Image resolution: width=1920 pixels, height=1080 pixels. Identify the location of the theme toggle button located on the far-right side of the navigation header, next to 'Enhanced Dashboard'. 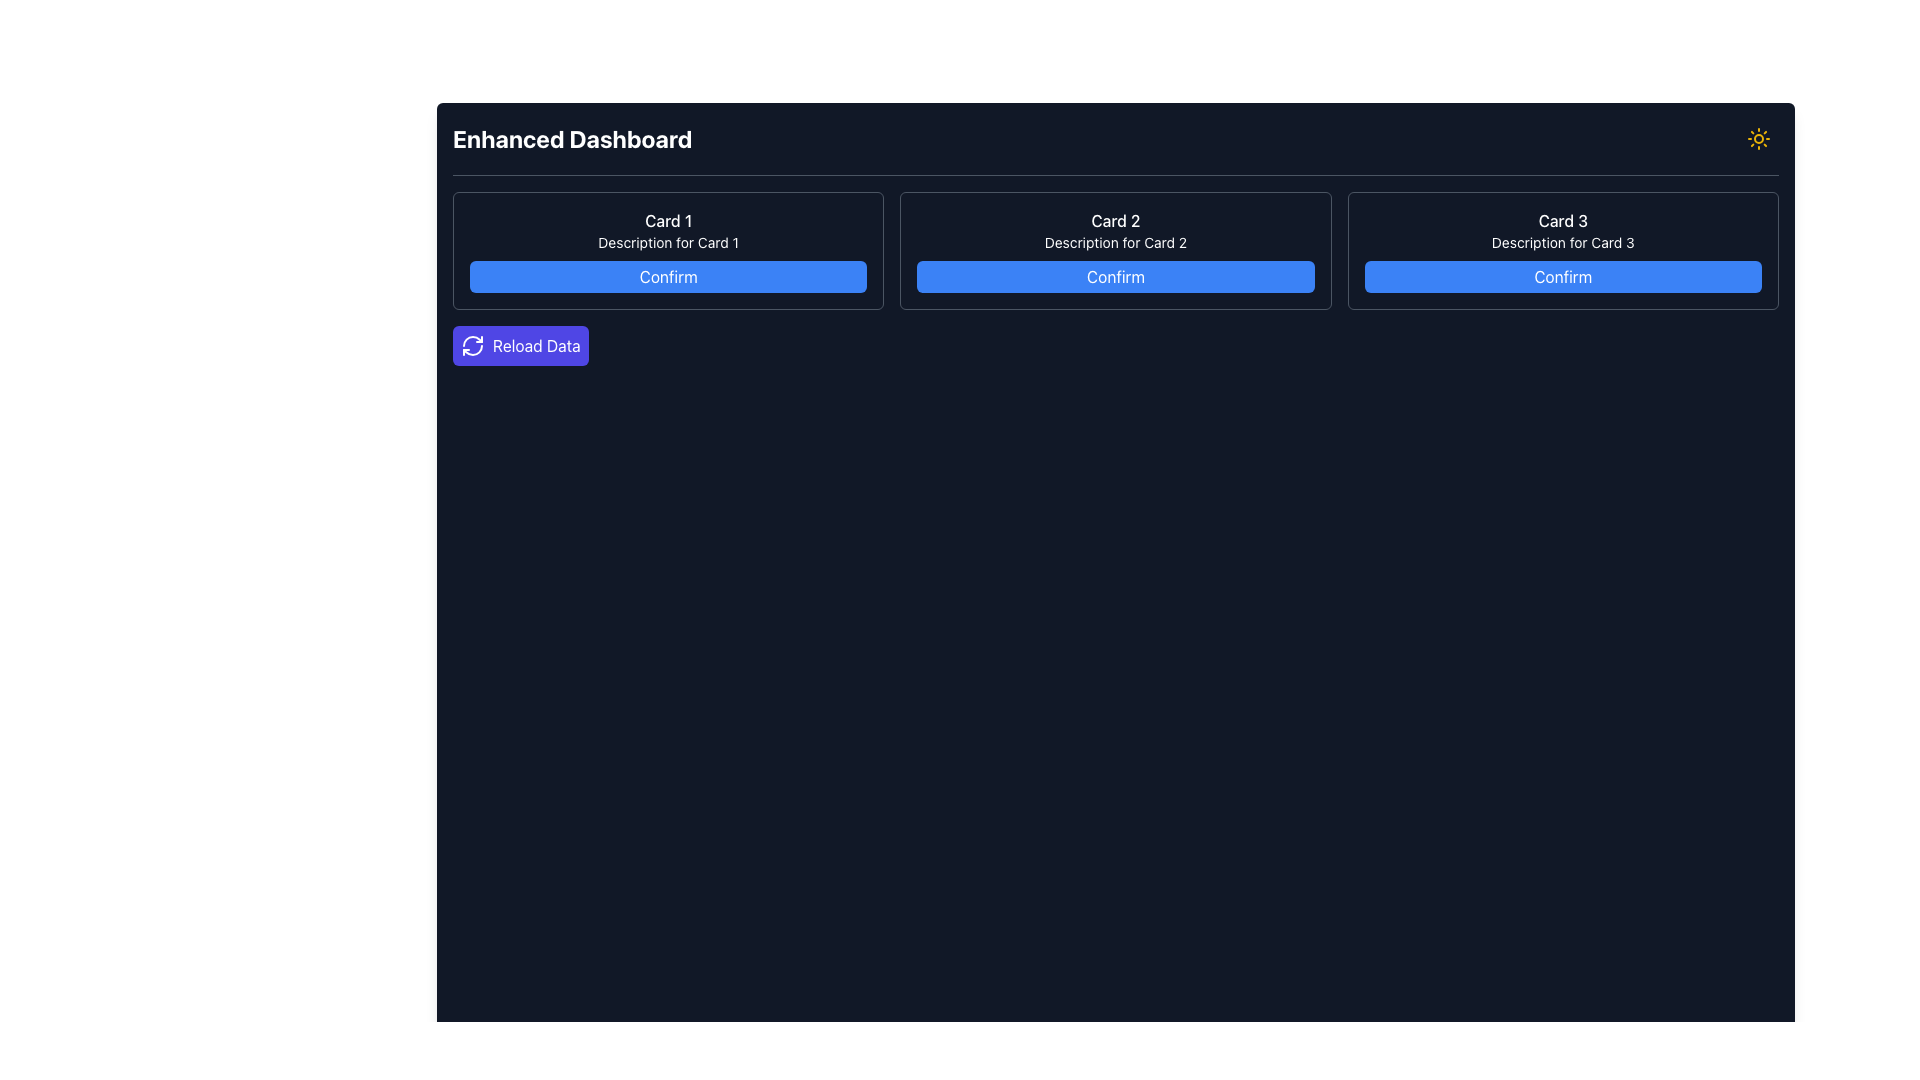
(1757, 137).